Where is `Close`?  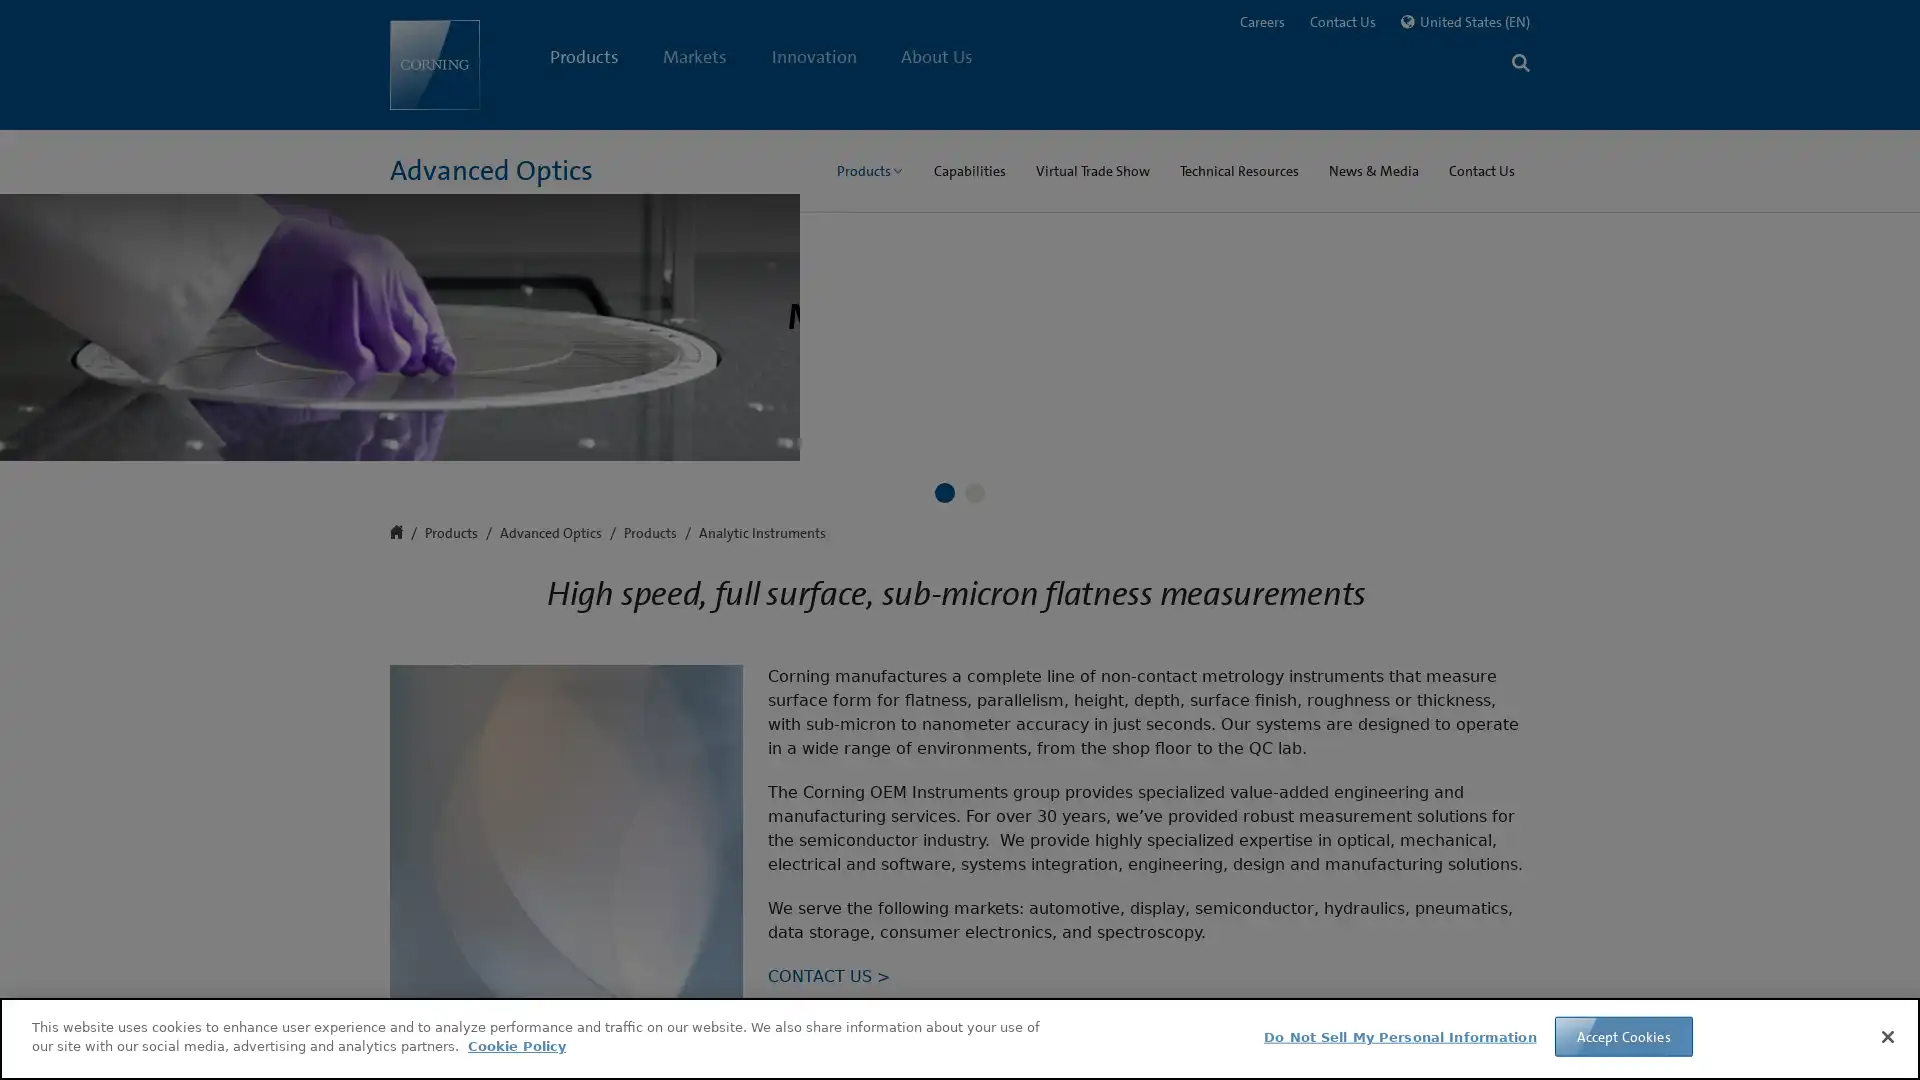
Close is located at coordinates (1886, 1035).